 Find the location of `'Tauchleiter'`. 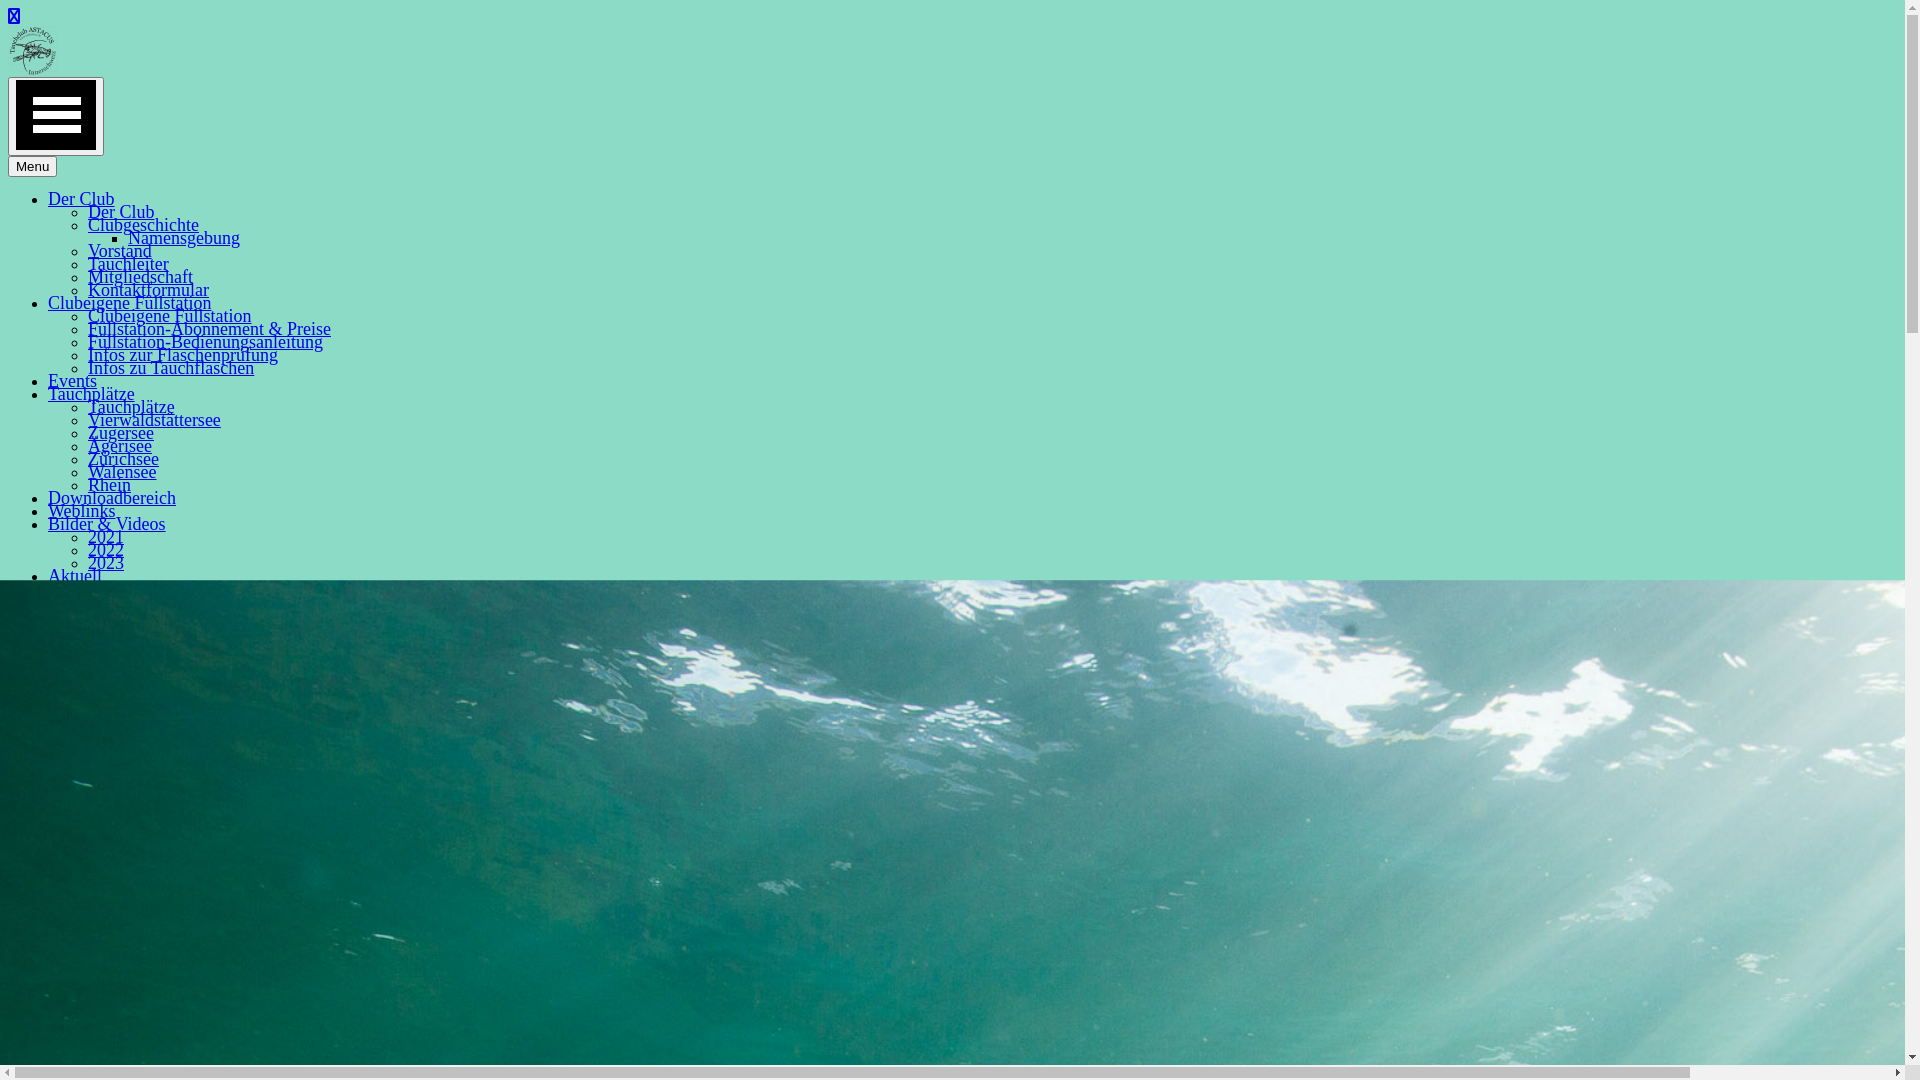

'Tauchleiter' is located at coordinates (127, 262).